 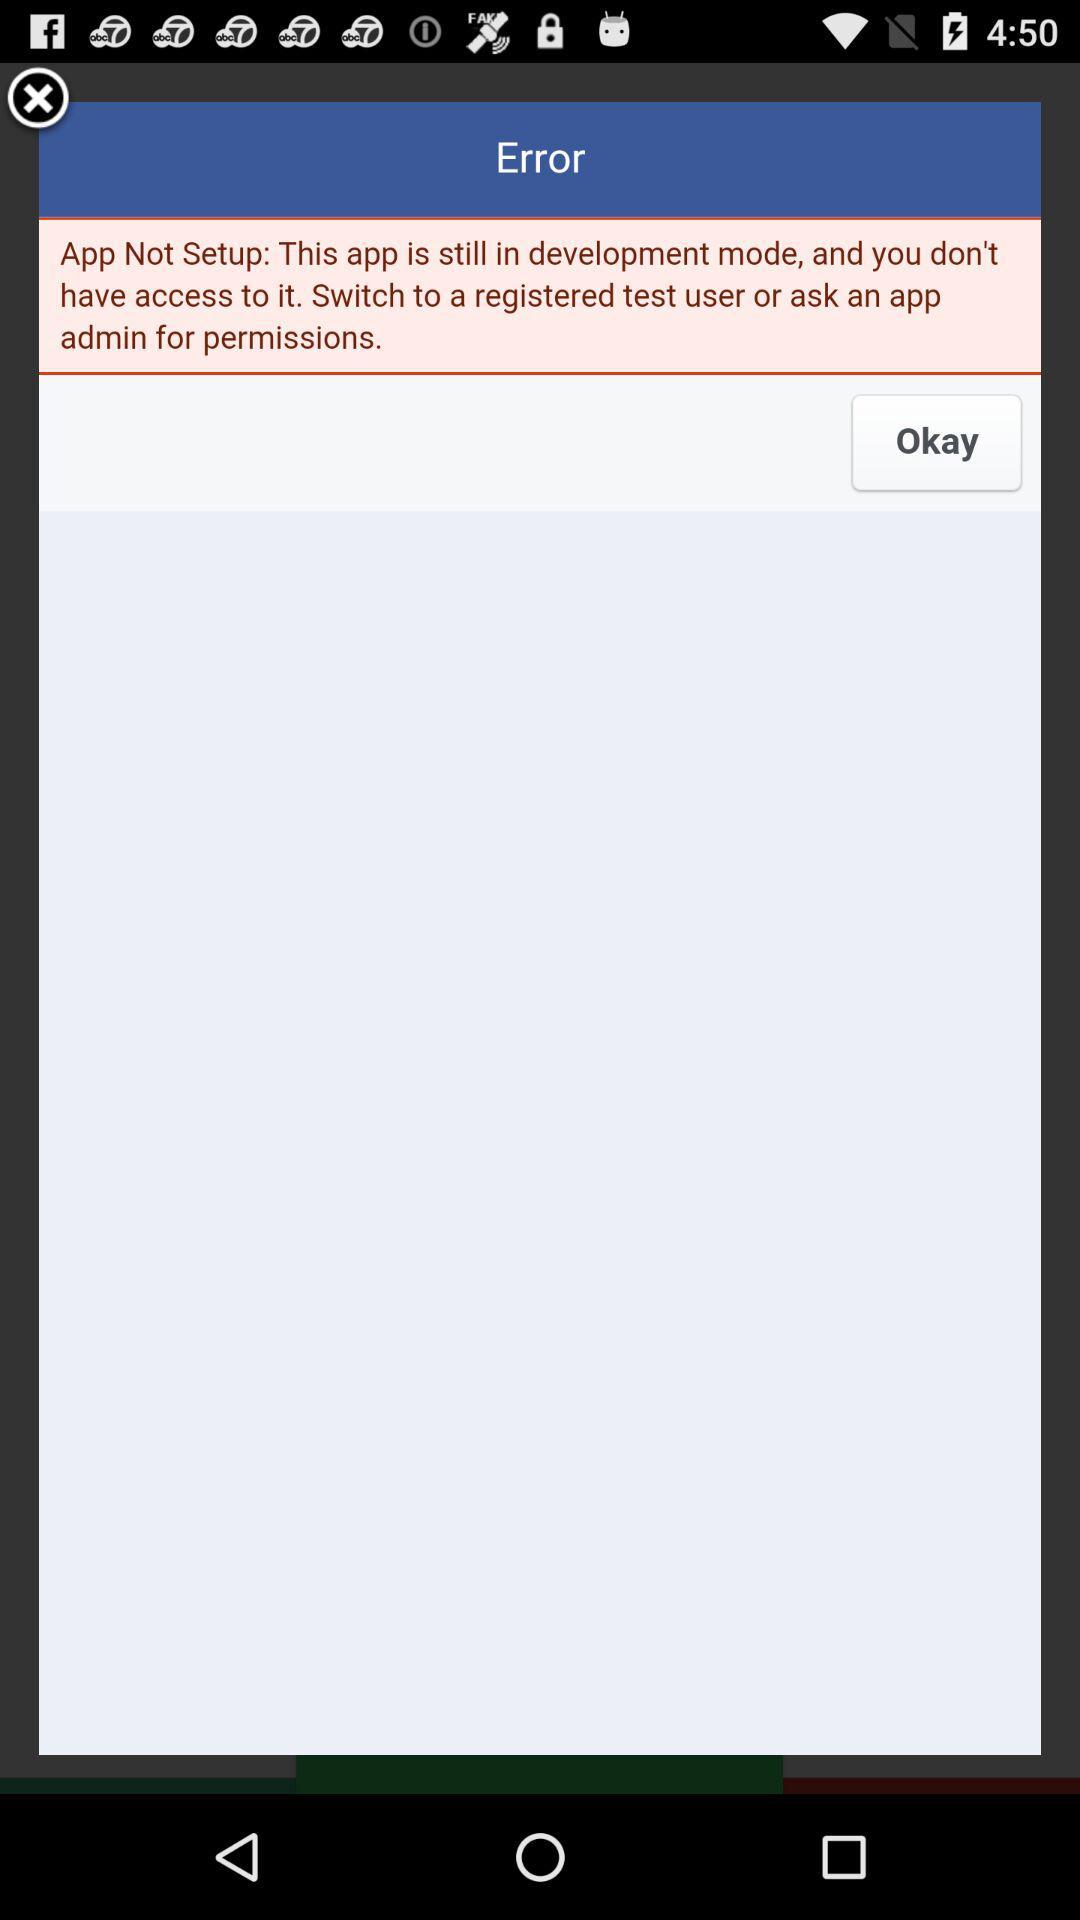 What do you see at coordinates (38, 100) in the screenshot?
I see `the page` at bounding box center [38, 100].